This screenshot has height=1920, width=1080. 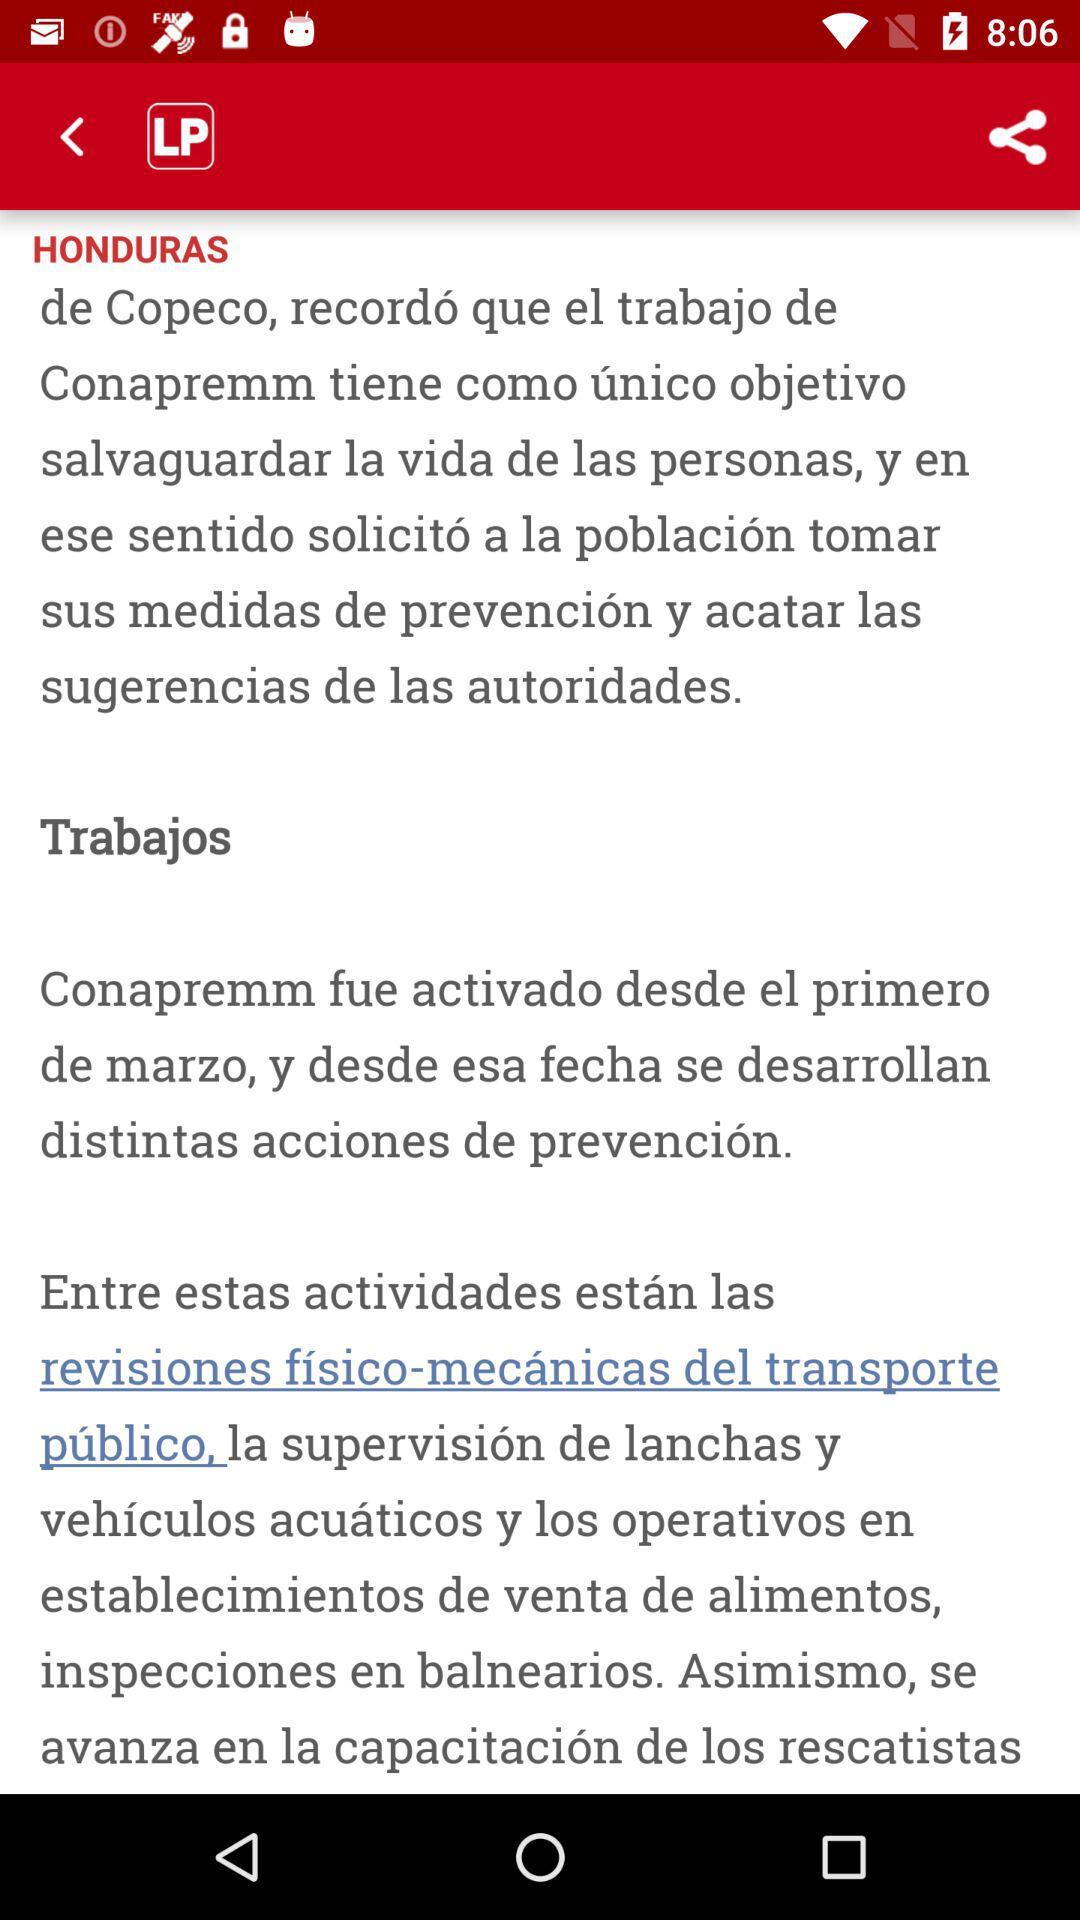 What do you see at coordinates (935, 245) in the screenshot?
I see `item next to the honduras item` at bounding box center [935, 245].